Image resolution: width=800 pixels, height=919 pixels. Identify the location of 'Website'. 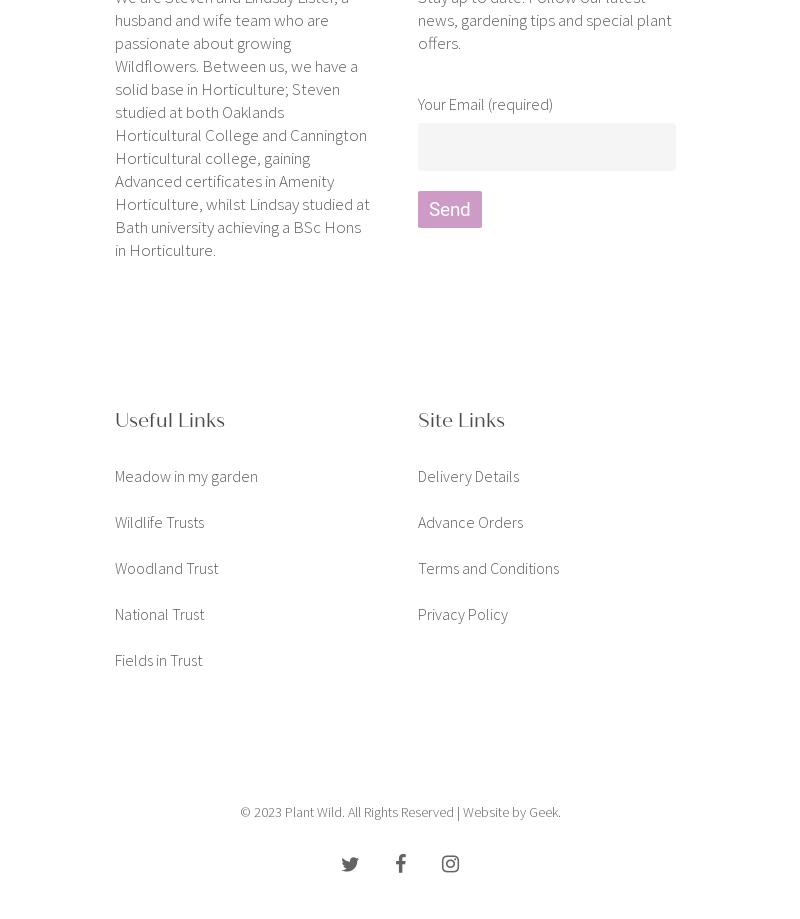
(484, 811).